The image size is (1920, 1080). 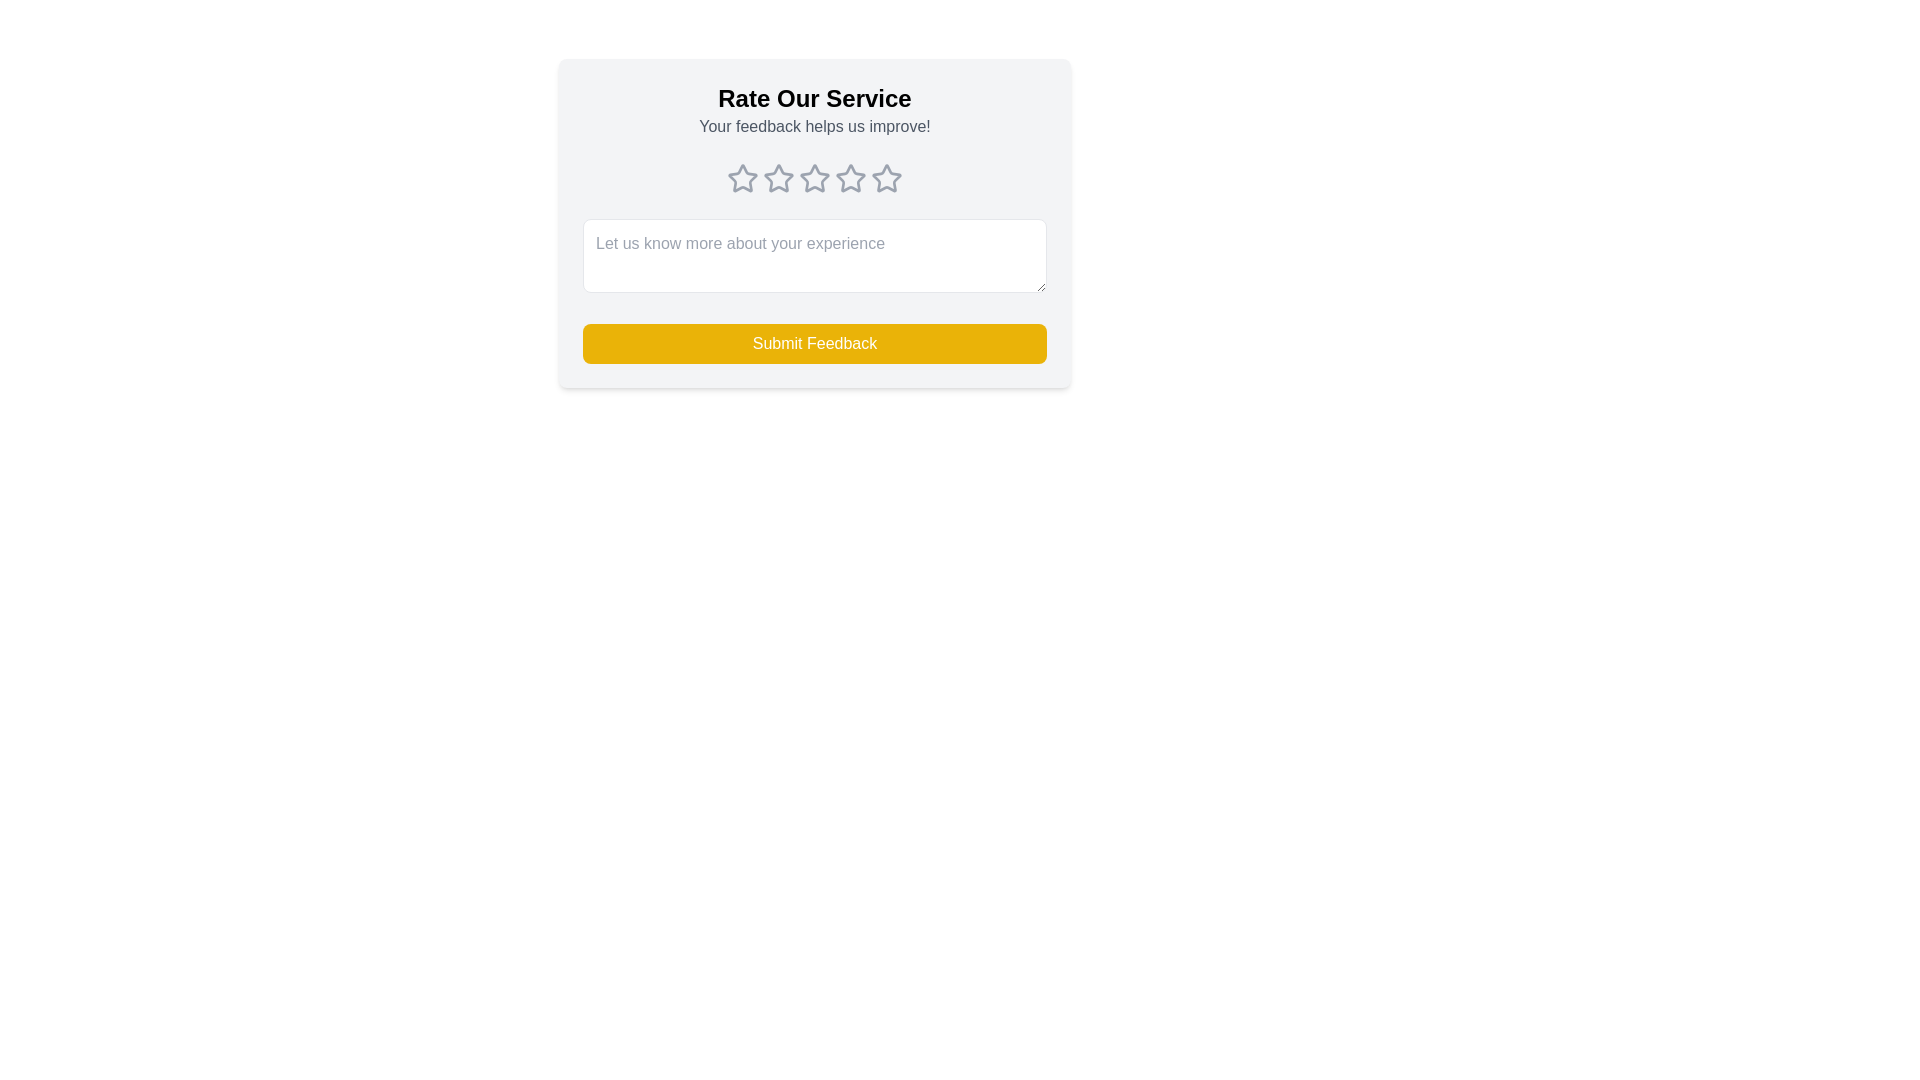 What do you see at coordinates (886, 177) in the screenshot?
I see `the fifth star in the five-star rating system to give the highest rating for the service, located beneath the text 'Rate Our Service'` at bounding box center [886, 177].